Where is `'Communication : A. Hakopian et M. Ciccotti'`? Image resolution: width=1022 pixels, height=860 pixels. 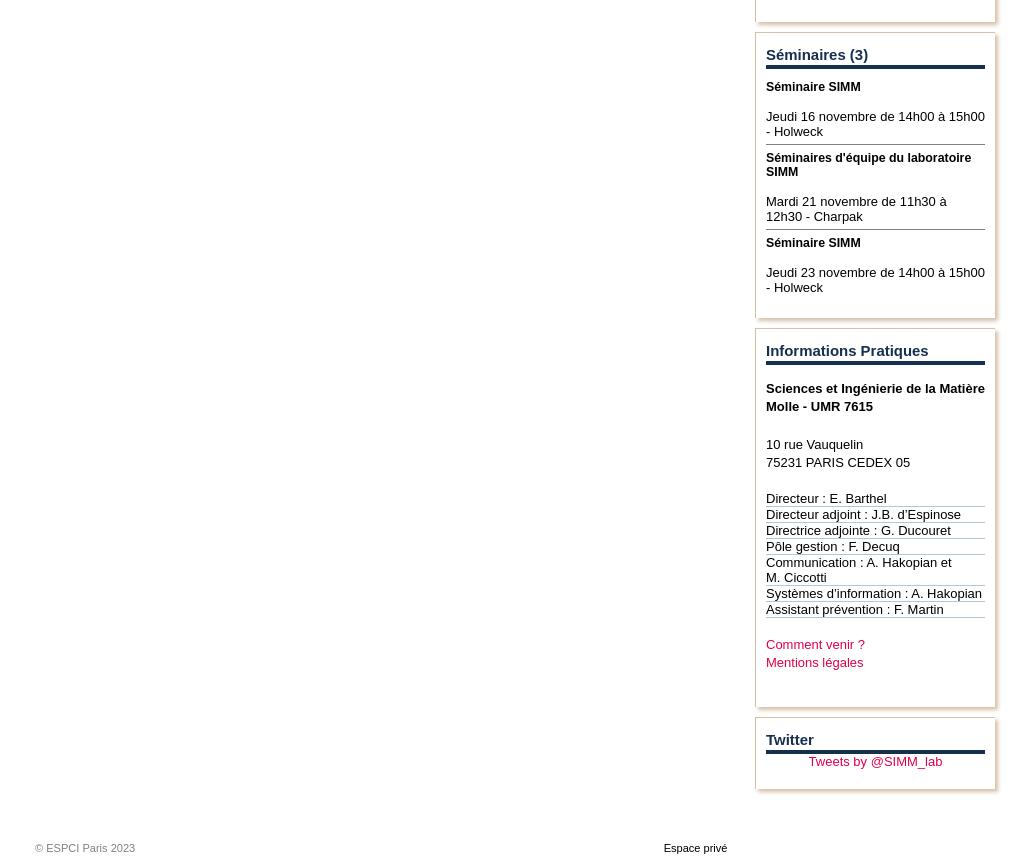 'Communication : A. Hakopian et M. Ciccotti' is located at coordinates (858, 568).